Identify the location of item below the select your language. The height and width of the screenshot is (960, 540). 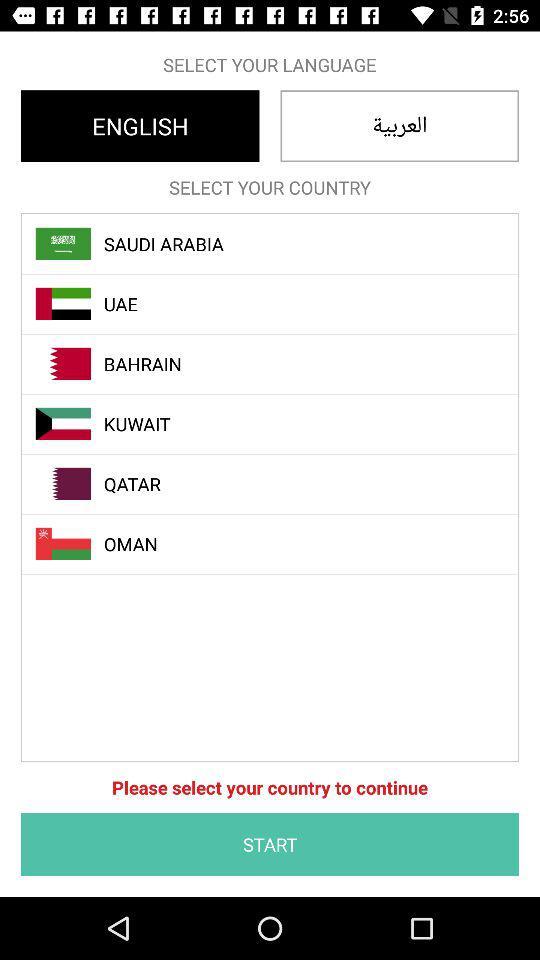
(139, 125).